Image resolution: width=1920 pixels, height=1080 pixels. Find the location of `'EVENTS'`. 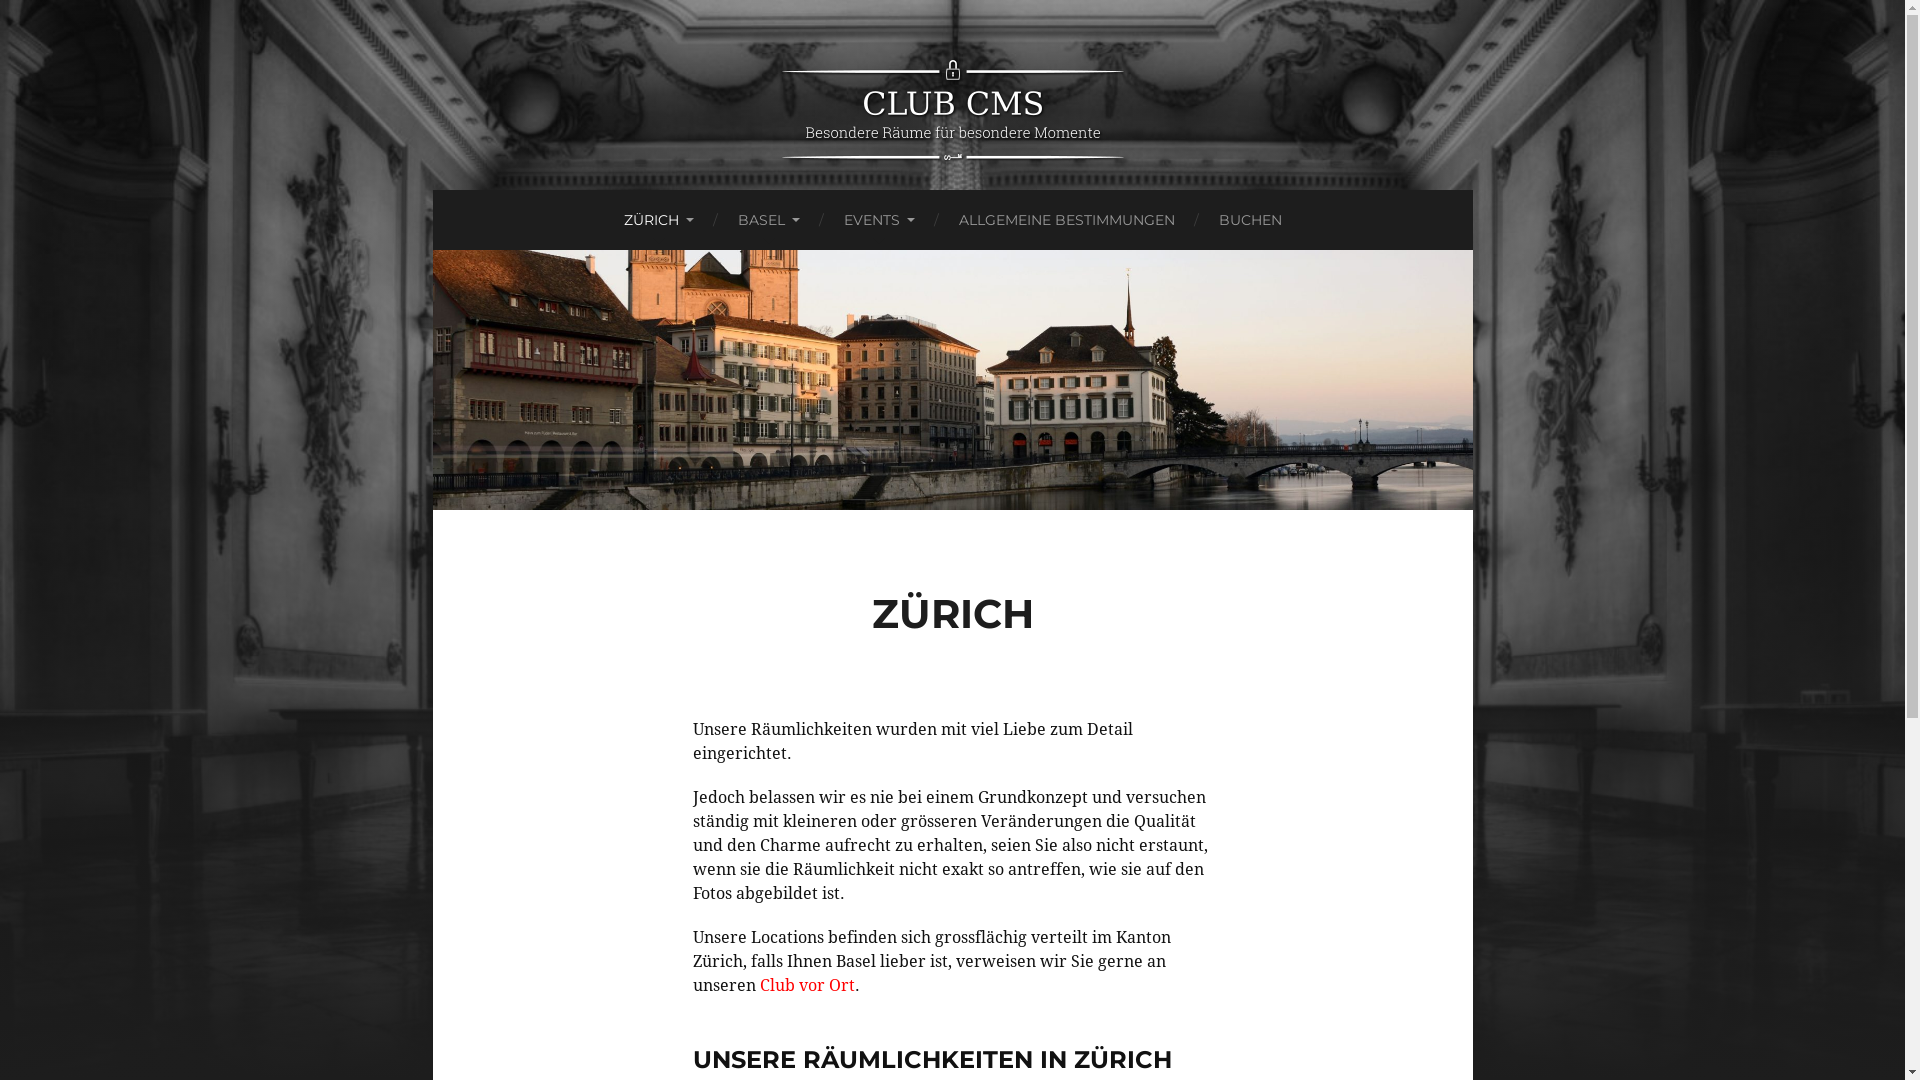

'EVENTS' is located at coordinates (879, 219).